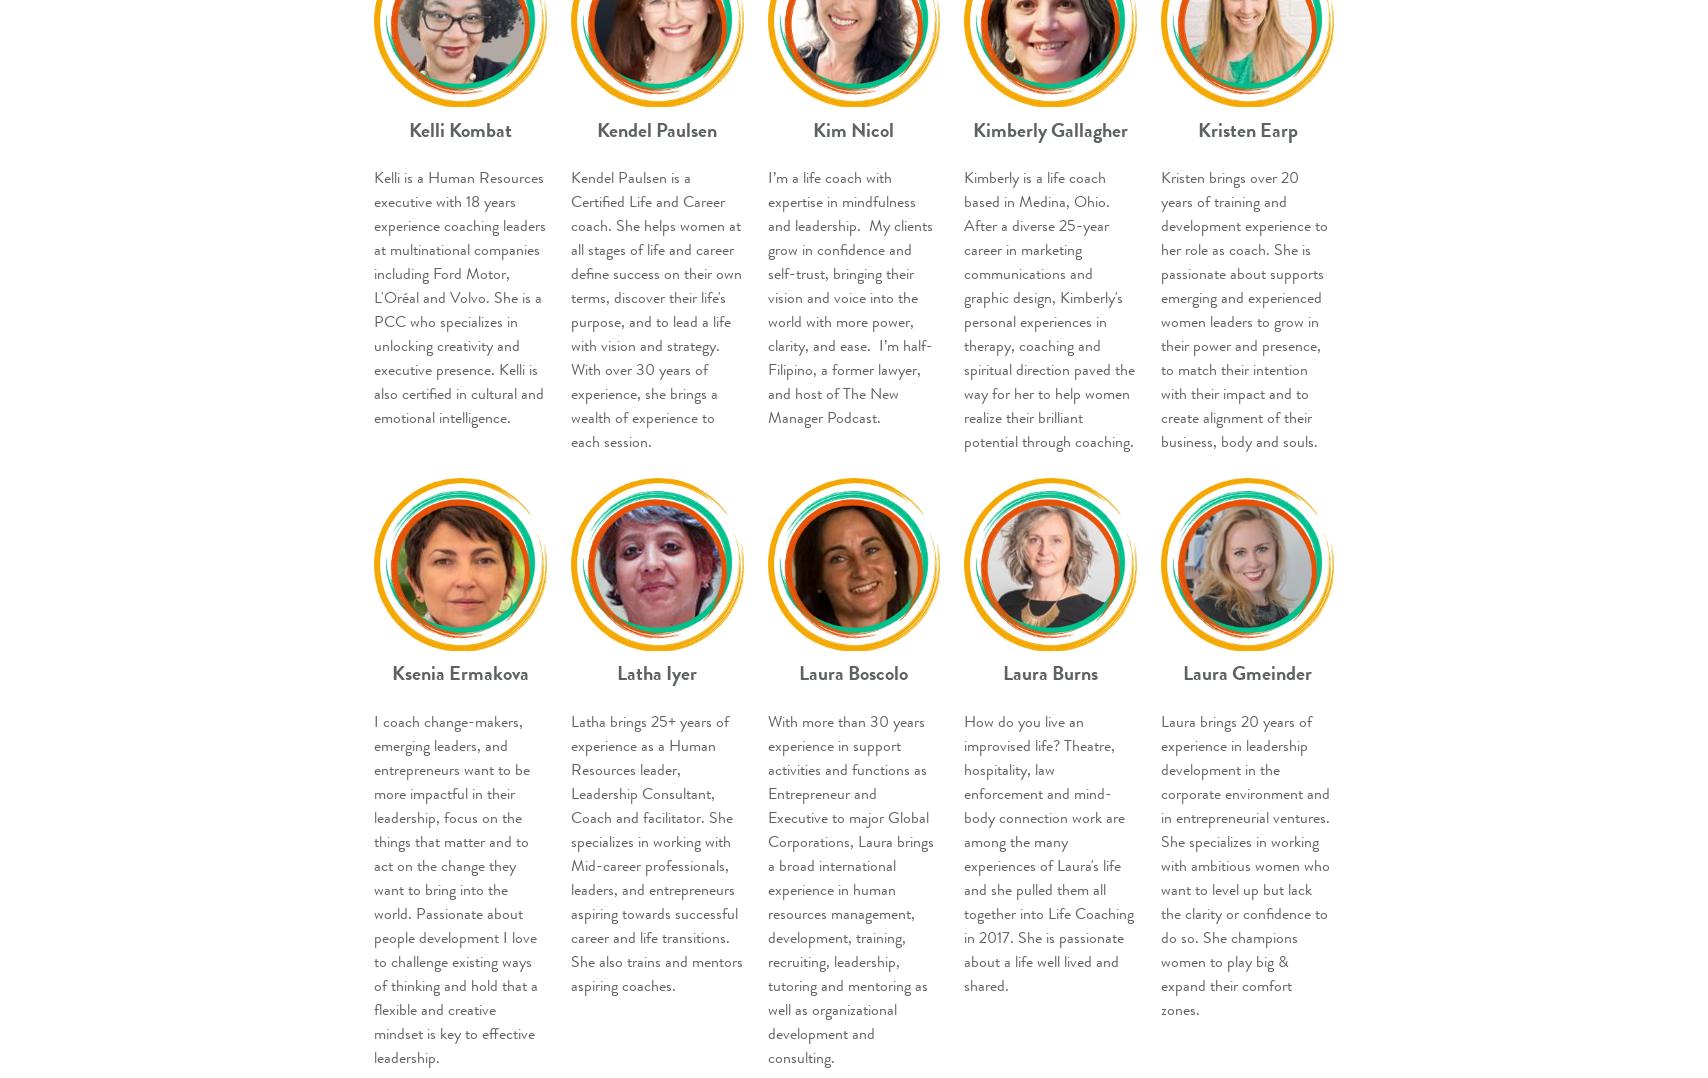 Image resolution: width=1708 pixels, height=1078 pixels. What do you see at coordinates (1050, 129) in the screenshot?
I see `'Kimberly Gallagher'` at bounding box center [1050, 129].